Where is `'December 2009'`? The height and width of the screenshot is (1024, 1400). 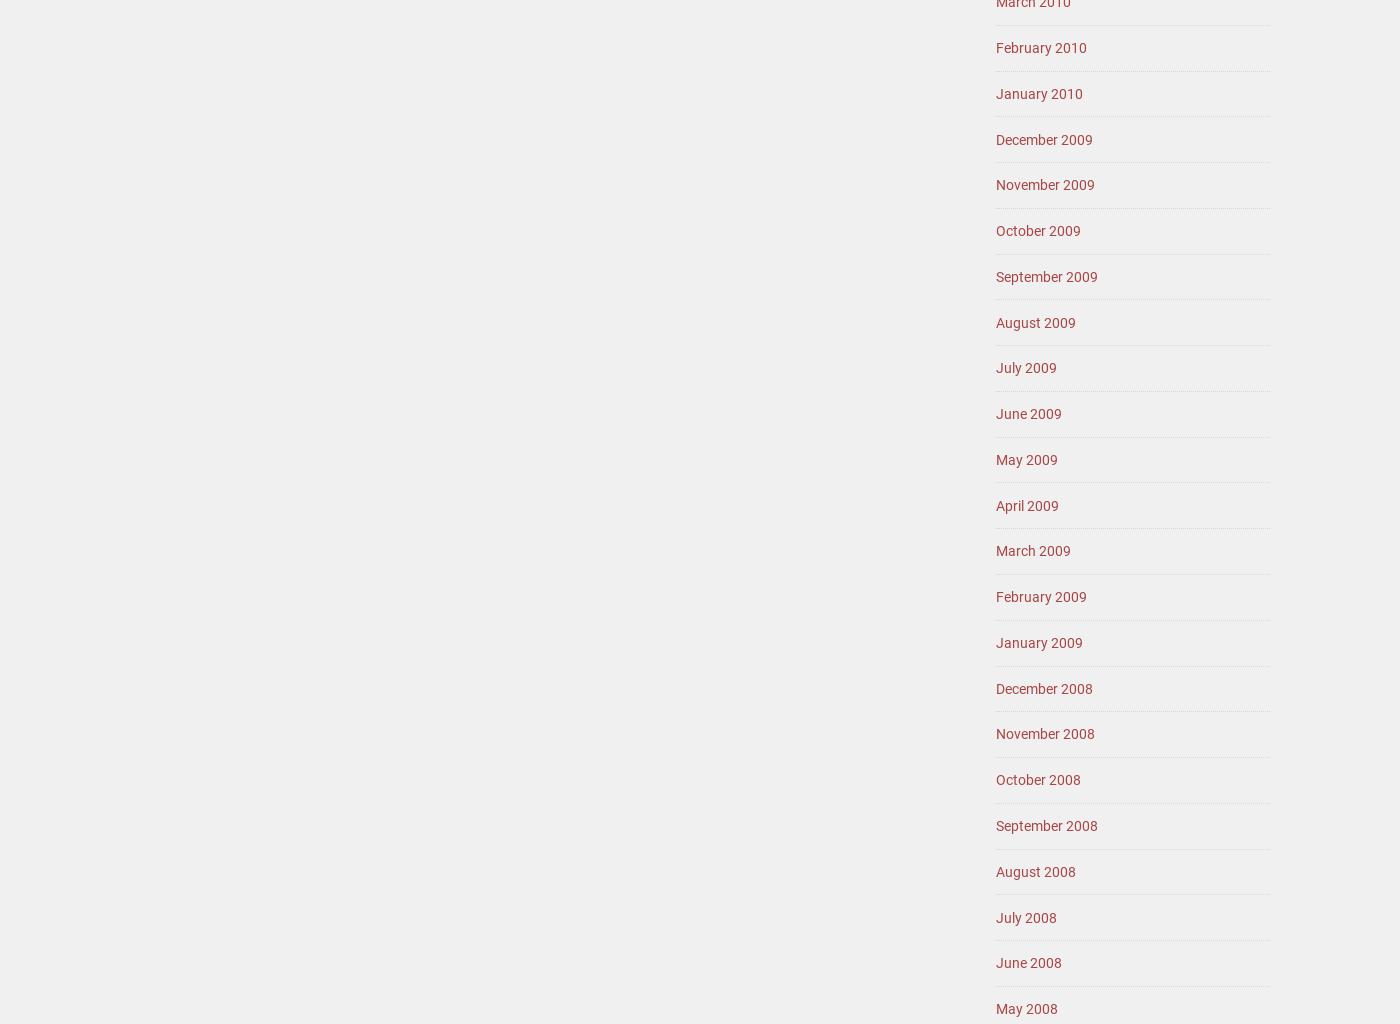
'December 2009' is located at coordinates (1044, 137).